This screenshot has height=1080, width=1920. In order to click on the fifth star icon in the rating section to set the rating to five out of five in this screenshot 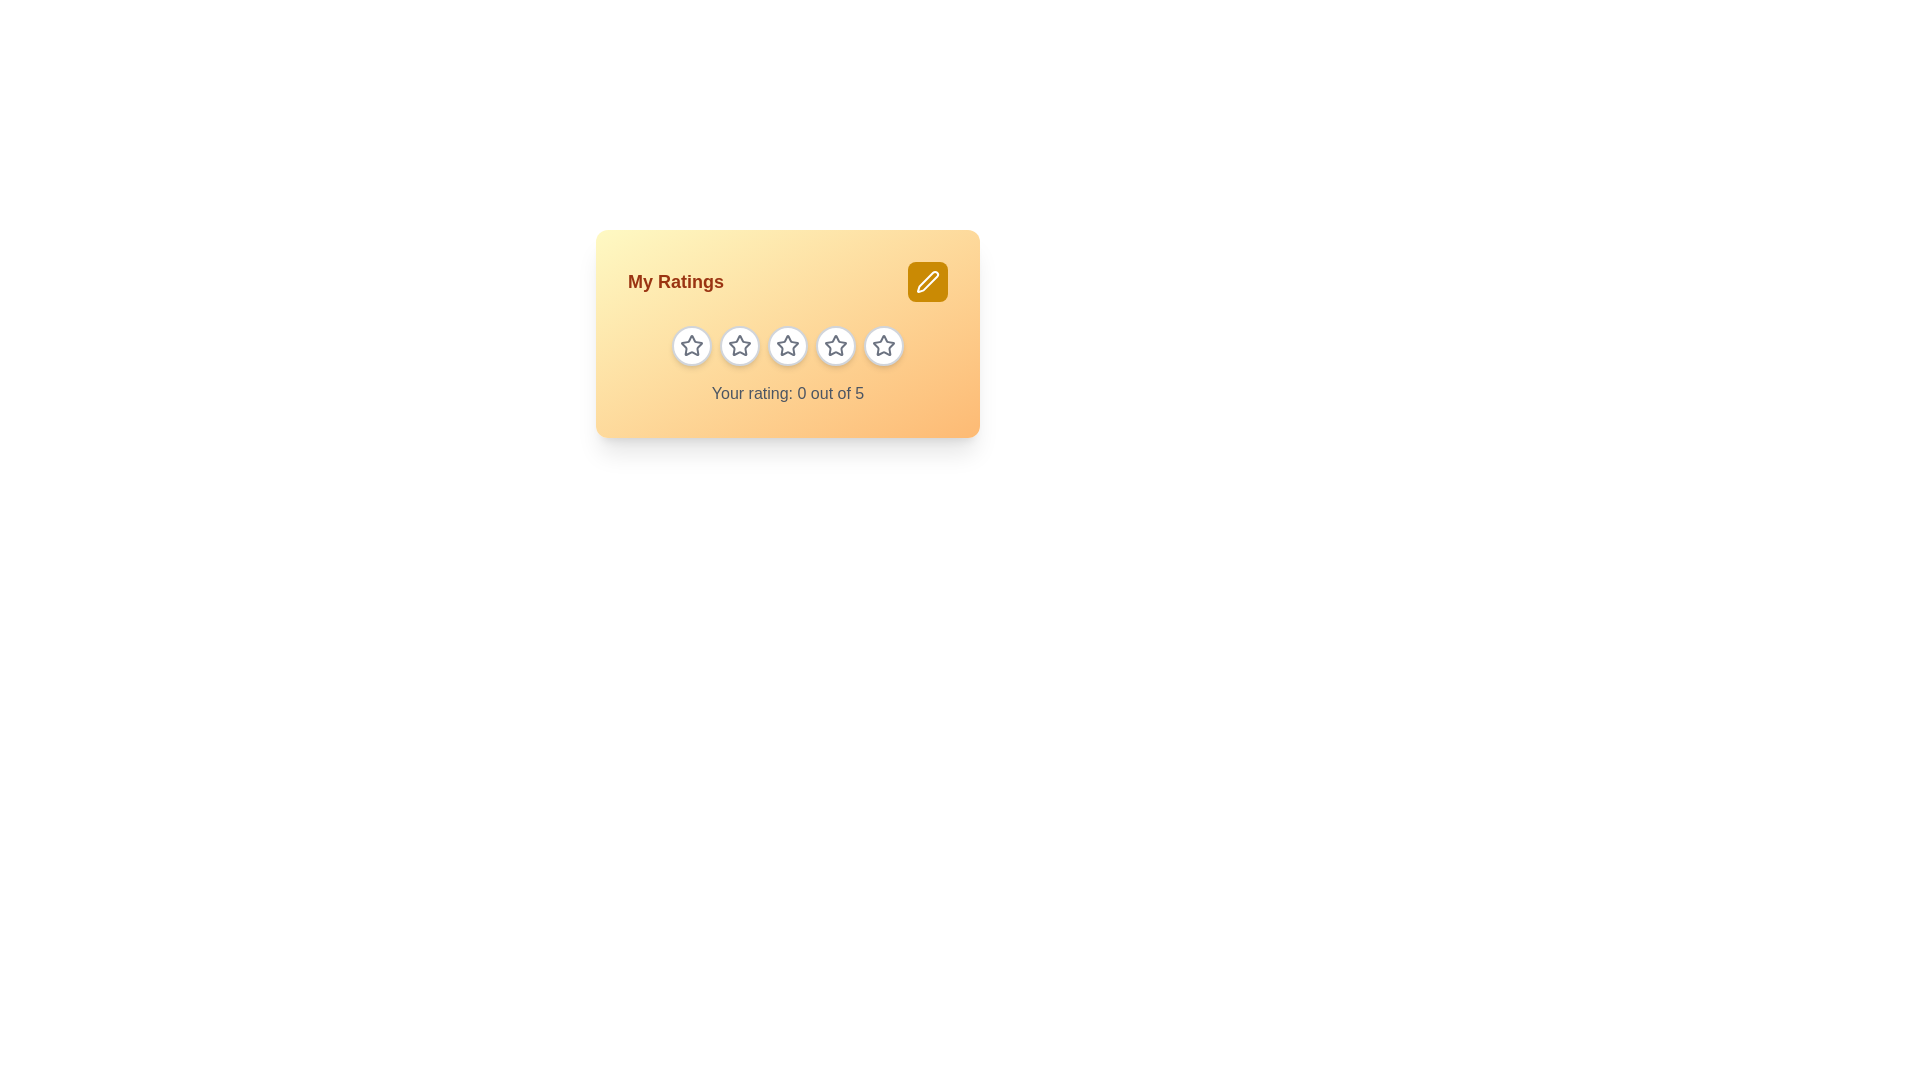, I will do `click(882, 345)`.